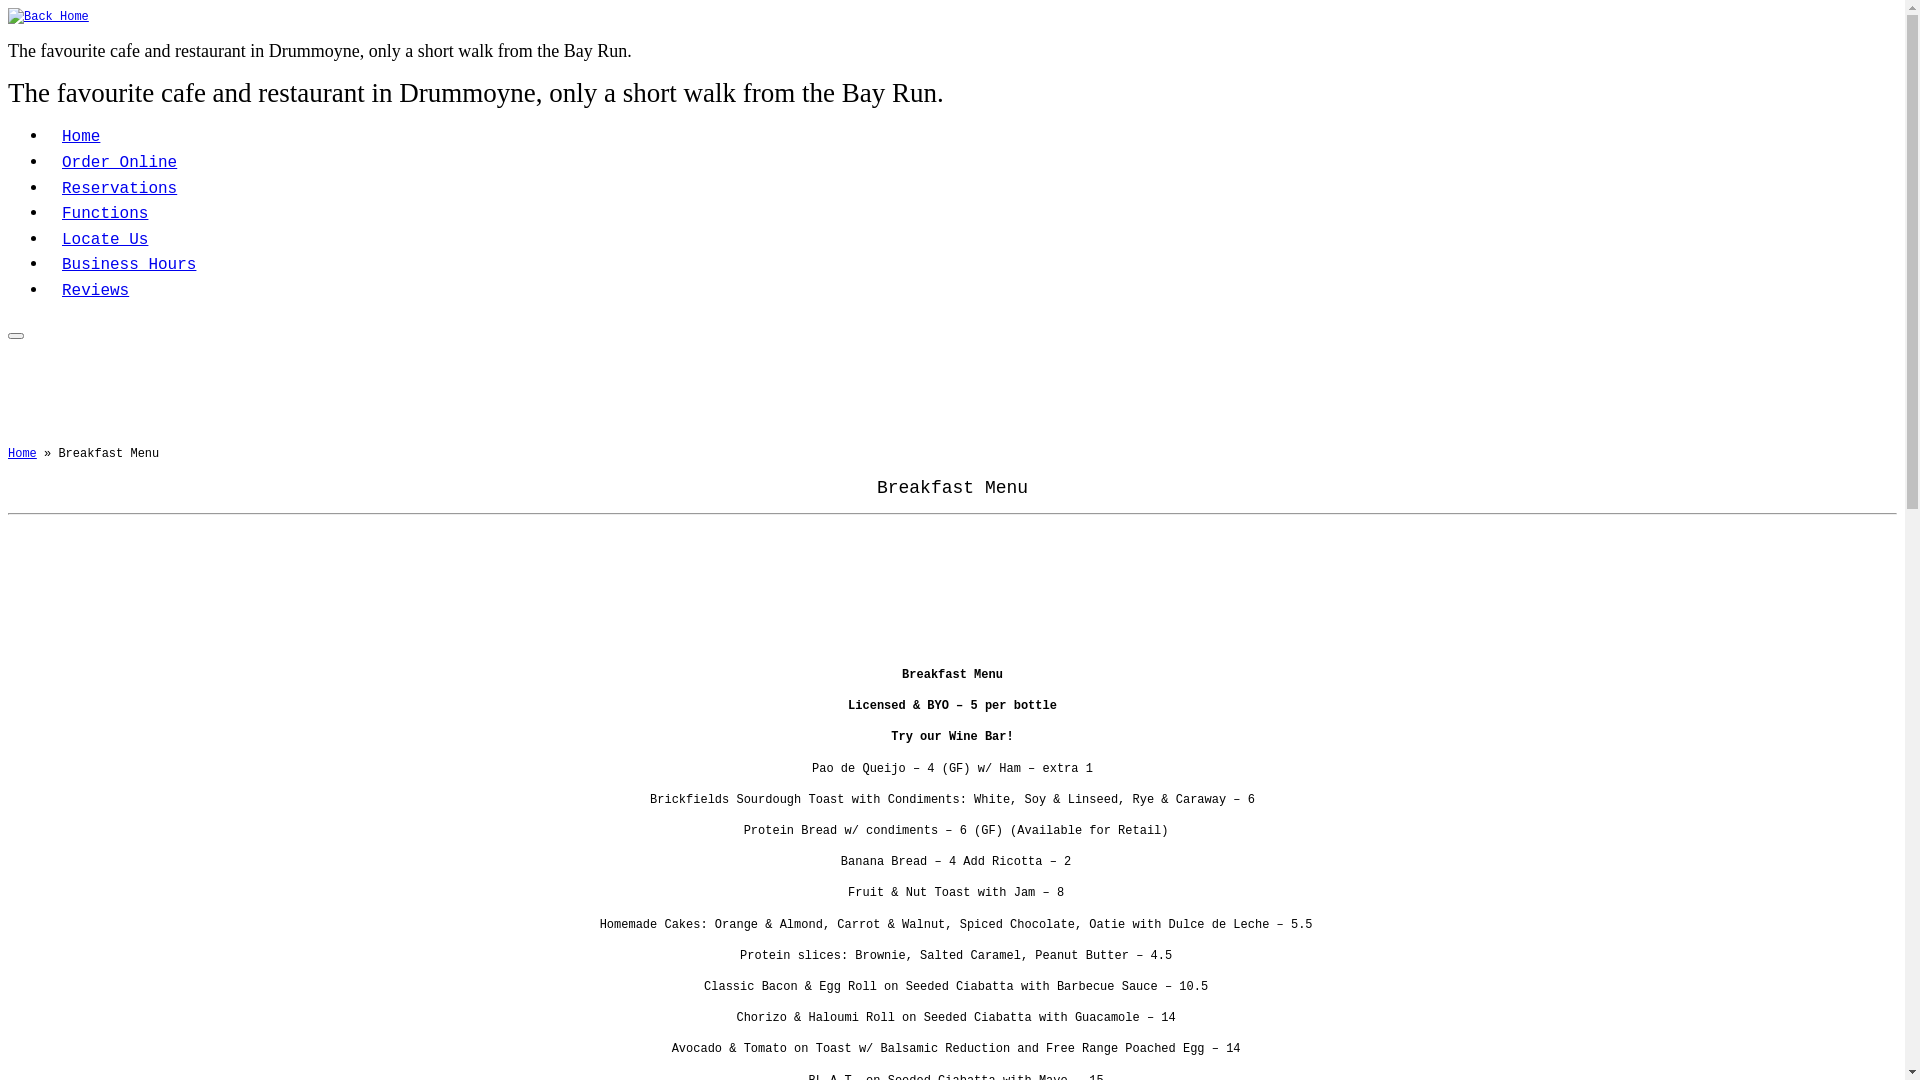 This screenshot has width=1920, height=1080. What do you see at coordinates (48, 213) in the screenshot?
I see `'Functions'` at bounding box center [48, 213].